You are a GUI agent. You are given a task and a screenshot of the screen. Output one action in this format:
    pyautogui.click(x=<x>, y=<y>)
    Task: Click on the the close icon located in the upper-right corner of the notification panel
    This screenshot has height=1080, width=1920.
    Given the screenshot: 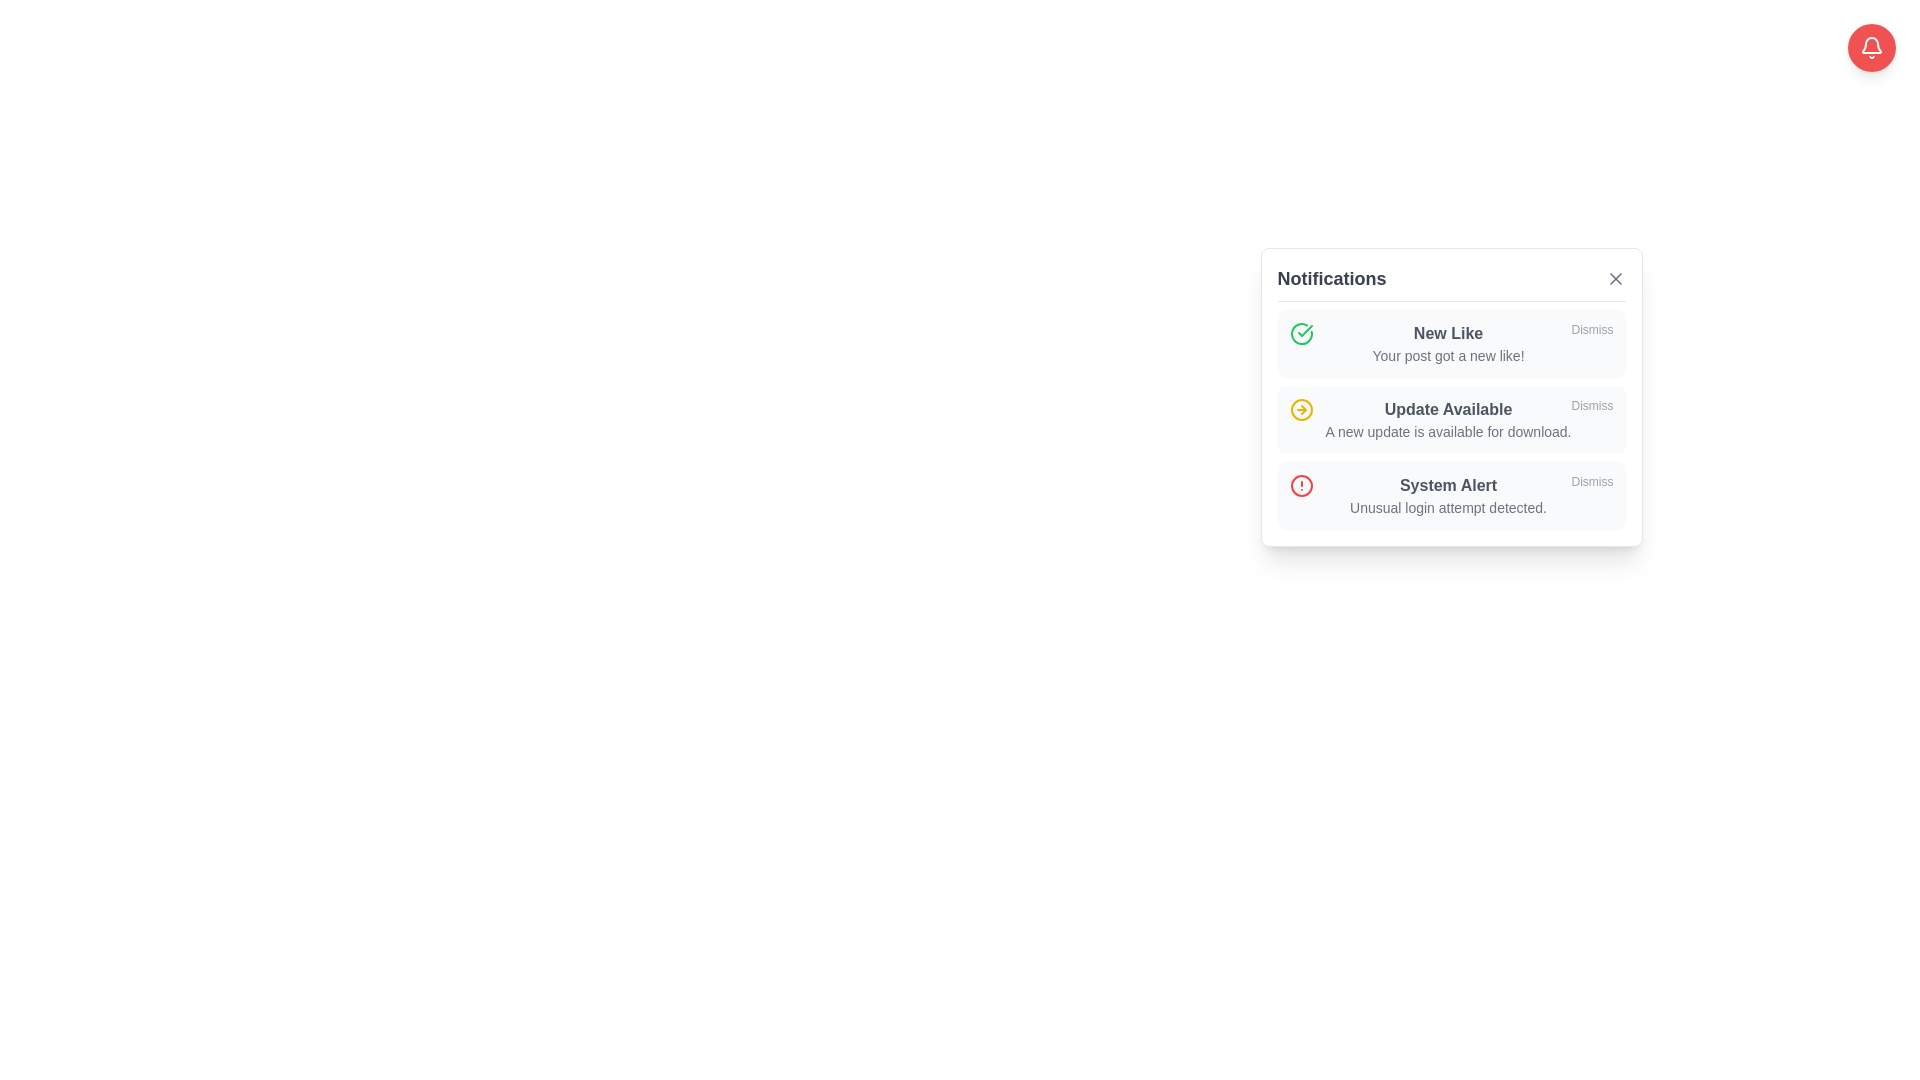 What is the action you would take?
    pyautogui.click(x=1615, y=278)
    